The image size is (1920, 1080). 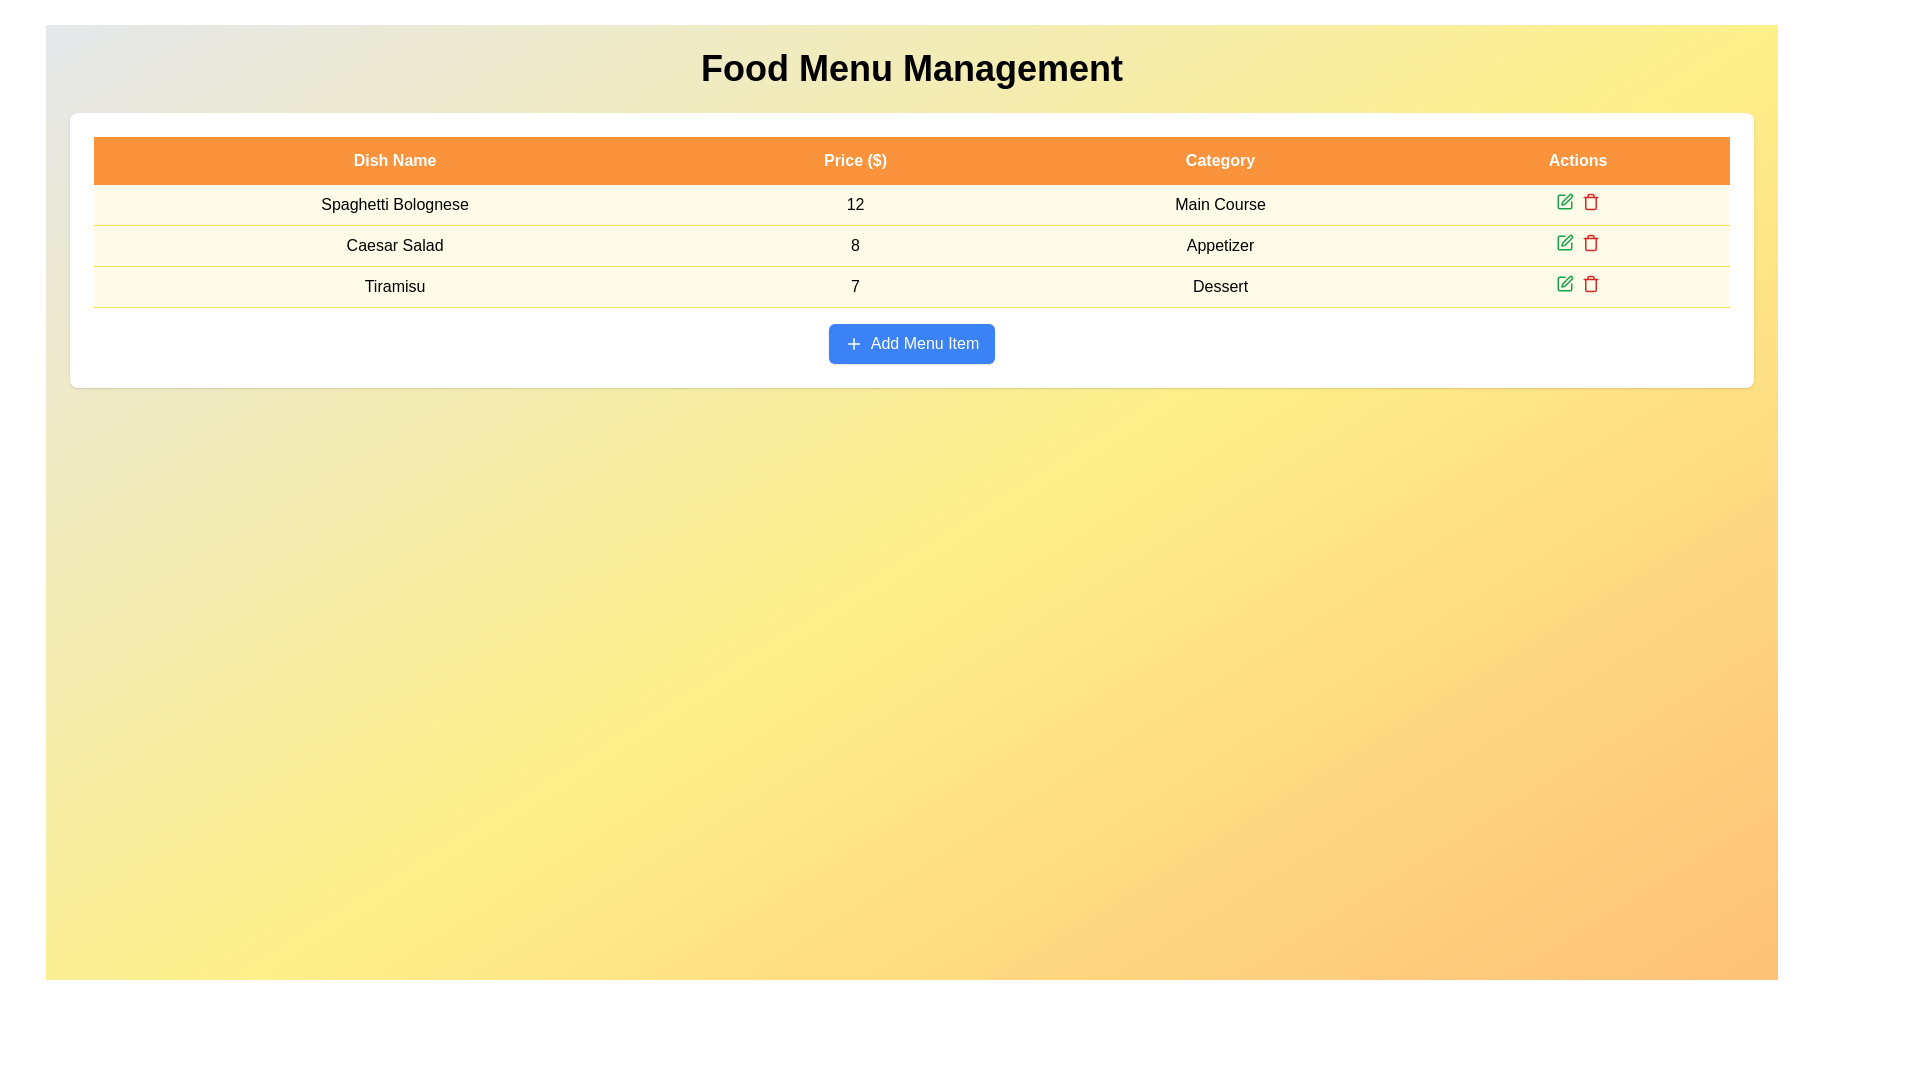 I want to click on the edit button located in the 'Actions' column of the last row, associated with the 'Tiramisu' menu item, so click(x=1566, y=281).